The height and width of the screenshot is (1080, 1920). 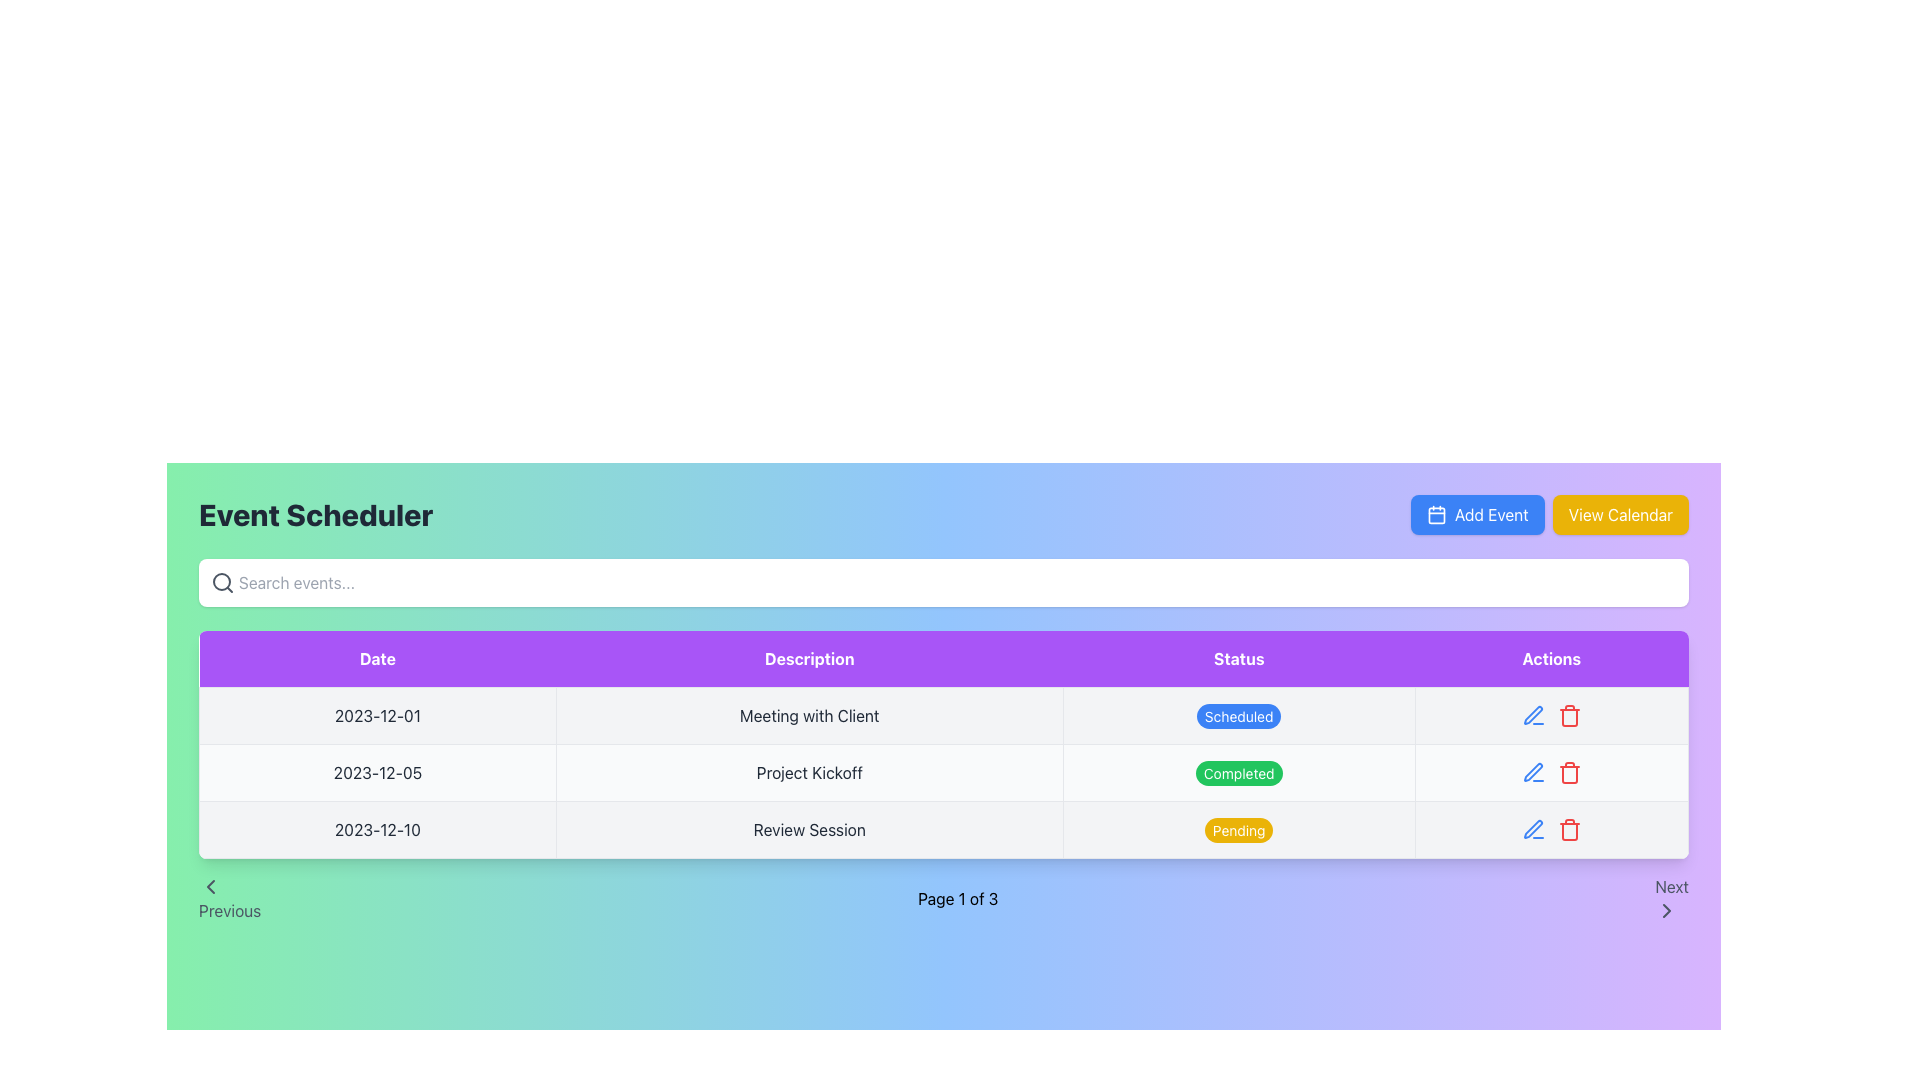 I want to click on the completion status label located in the 'Status' column of the second row, aligned with 'Project Kickoff' in the 'Description' column, so click(x=1238, y=772).